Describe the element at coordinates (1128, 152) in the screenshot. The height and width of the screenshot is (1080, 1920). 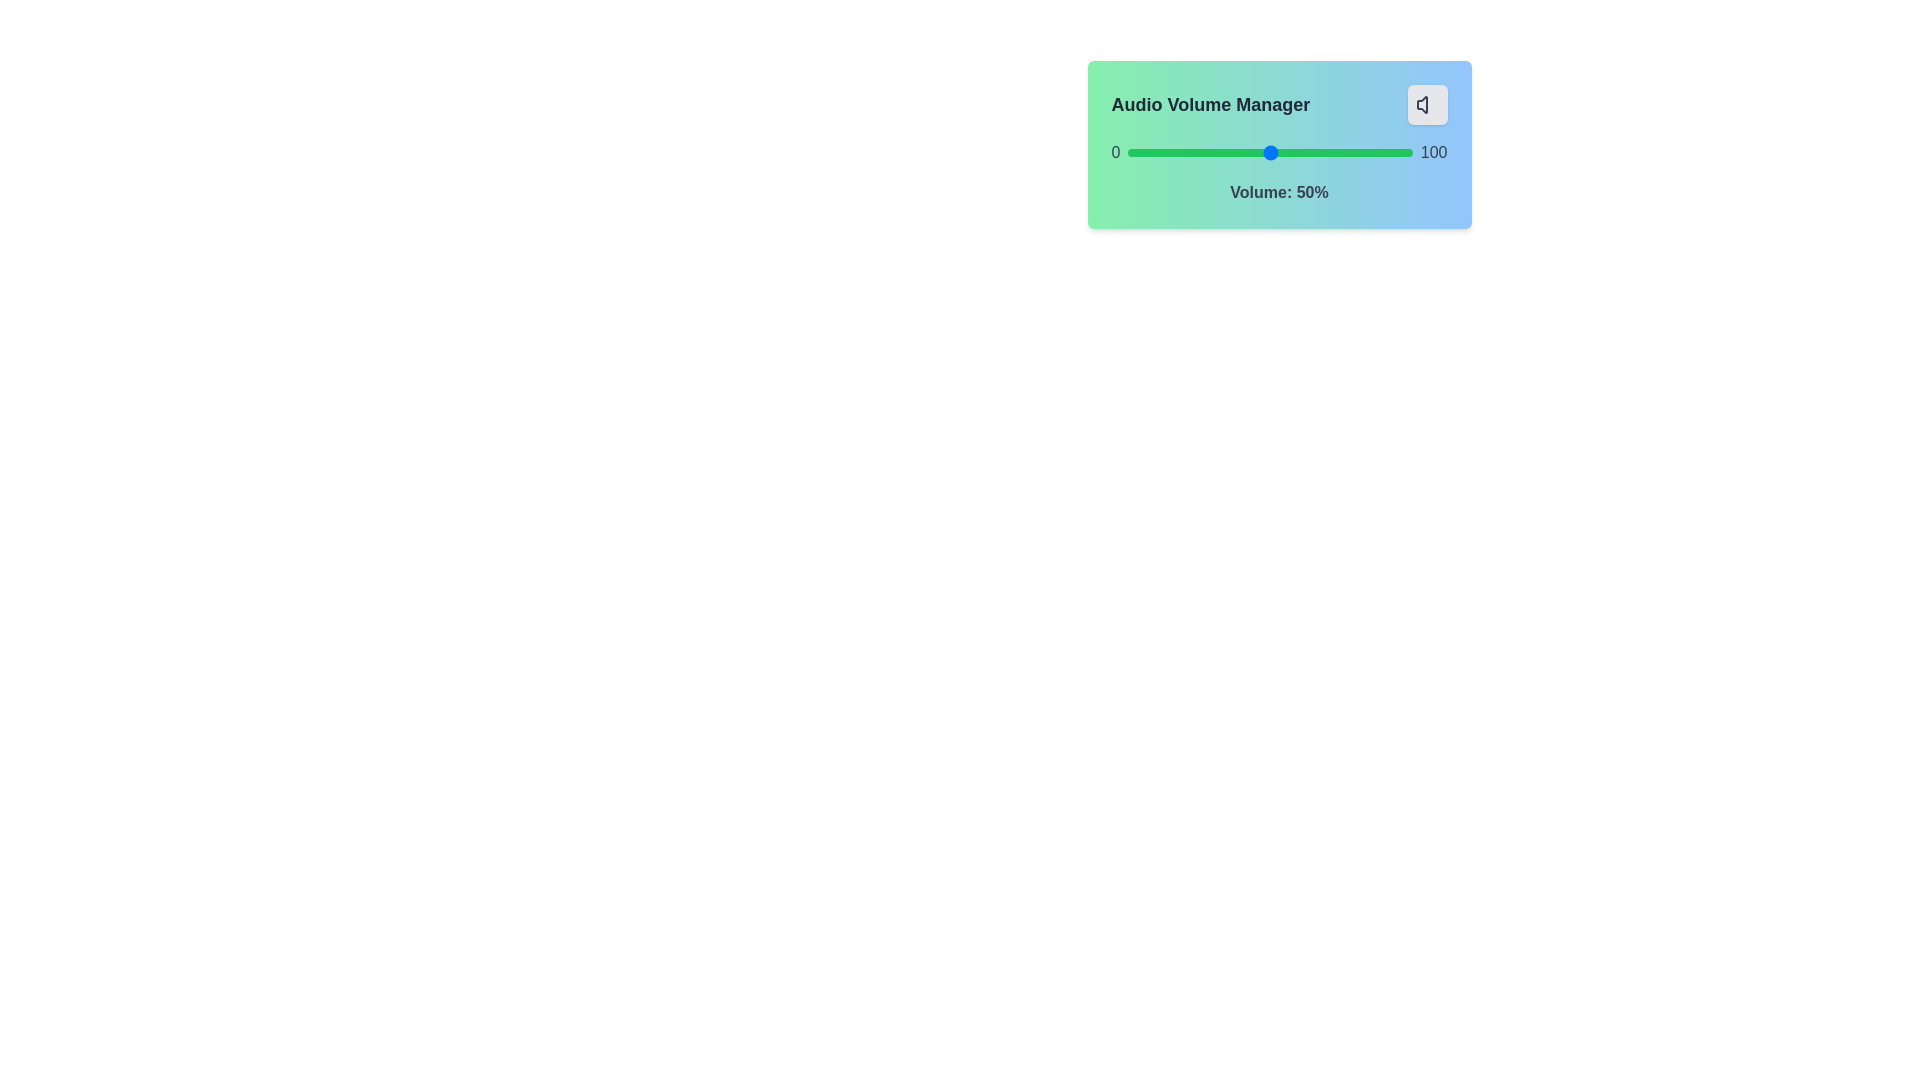
I see `the audio volume` at that location.